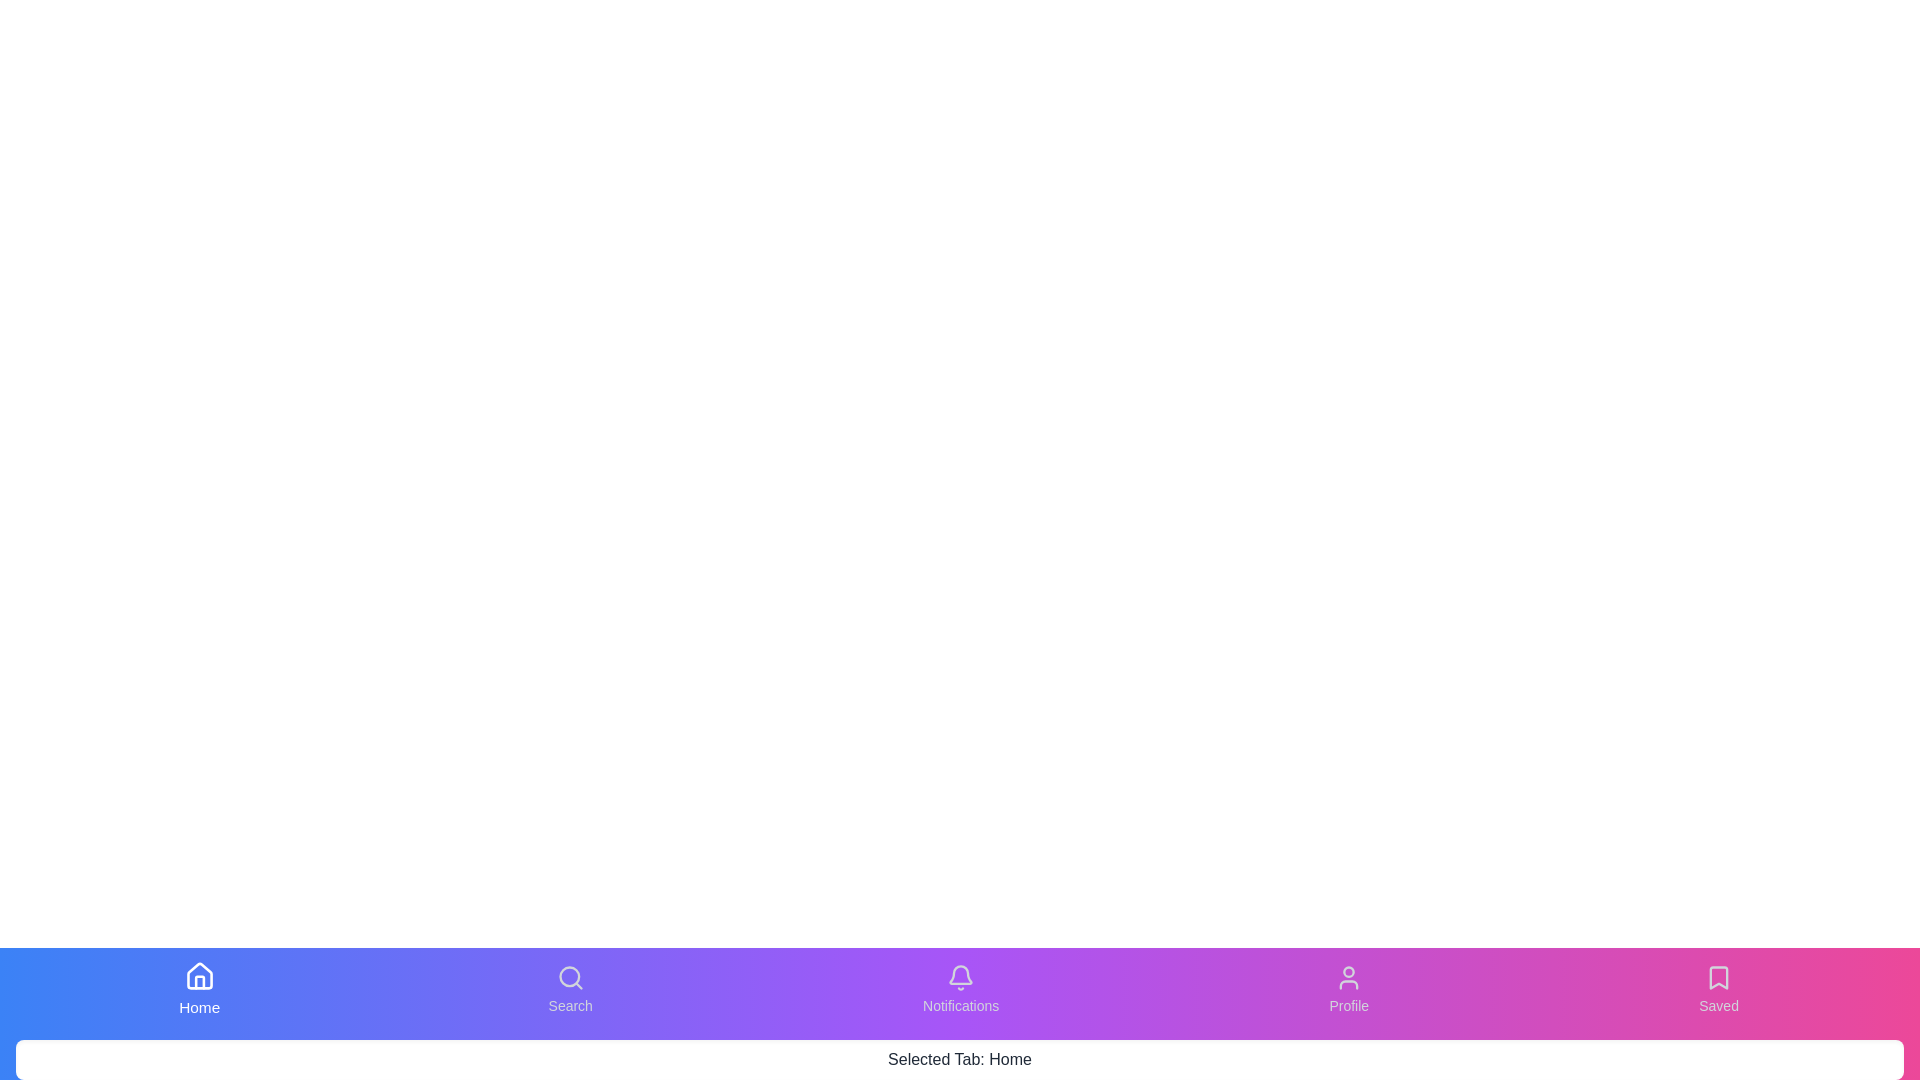 Image resolution: width=1920 pixels, height=1080 pixels. What do you see at coordinates (199, 990) in the screenshot?
I see `the tab button labeled Home to switch to its respective content` at bounding box center [199, 990].